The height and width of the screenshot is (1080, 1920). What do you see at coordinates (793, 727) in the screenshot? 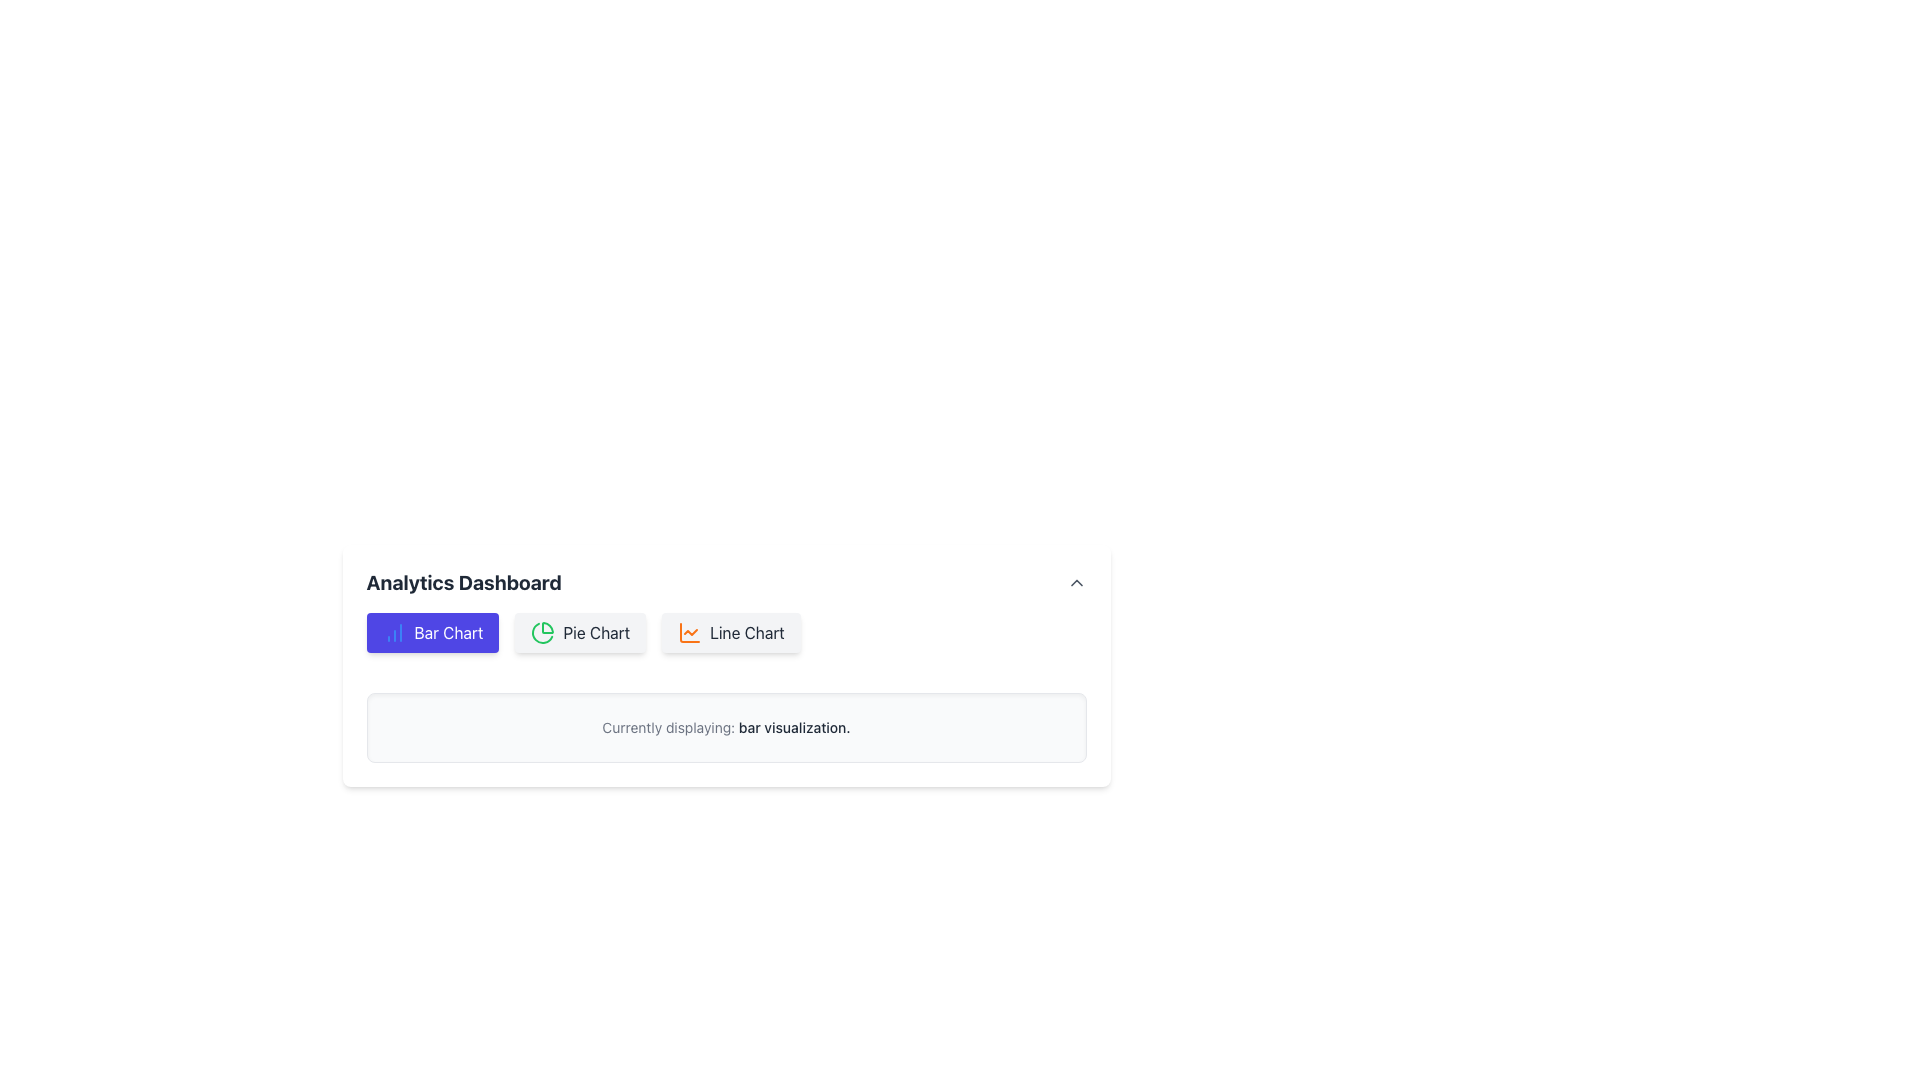
I see `the static text element that indicates the active chart type, which reads 'Currently displaying: bar visualization.'` at bounding box center [793, 727].